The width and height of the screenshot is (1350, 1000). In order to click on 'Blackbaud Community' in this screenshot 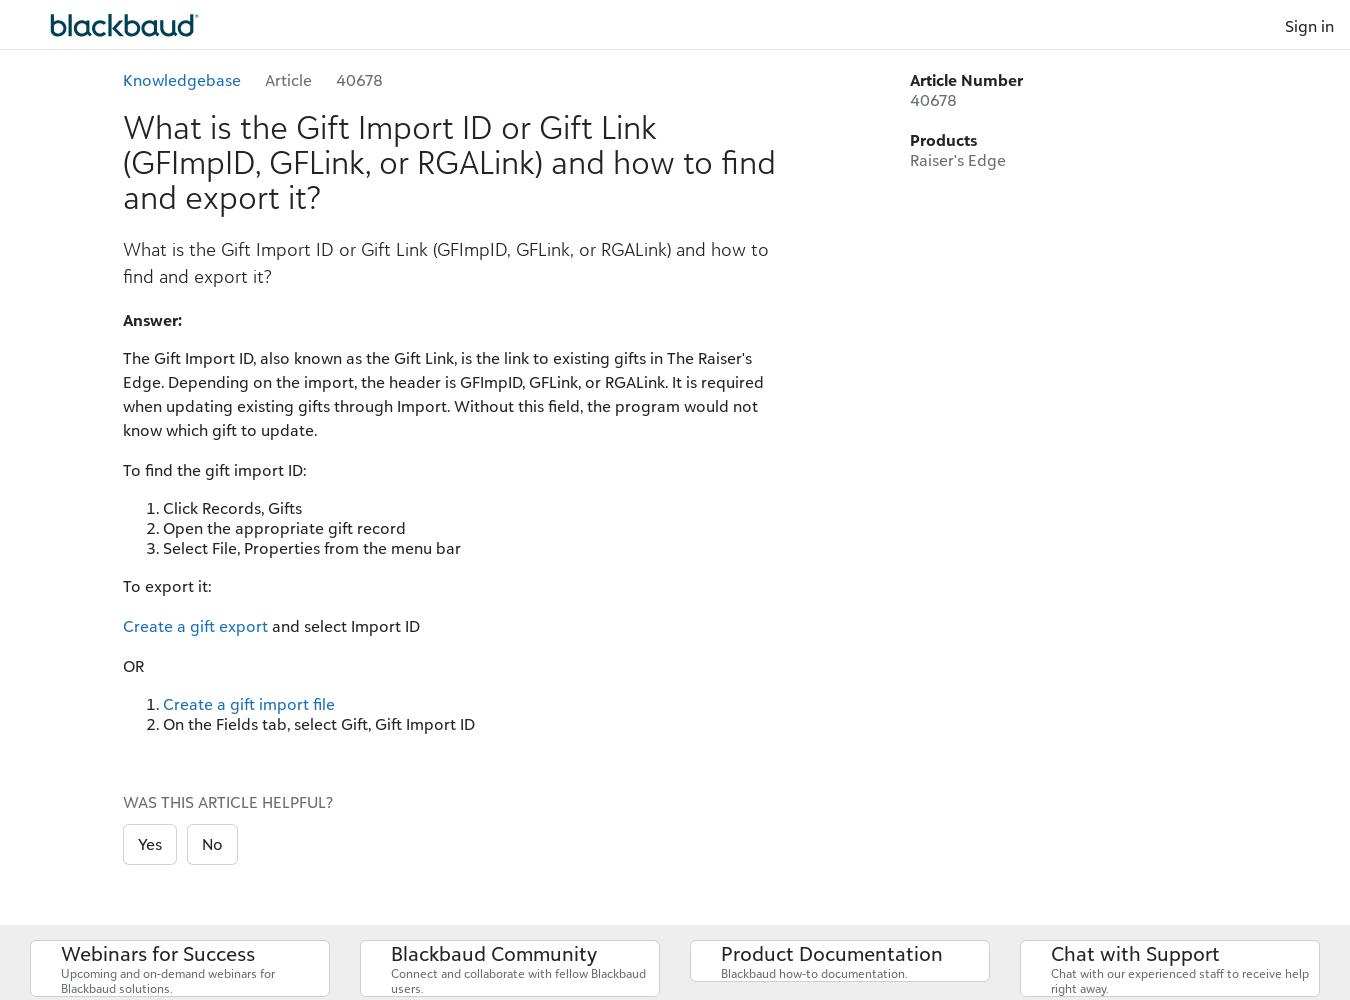, I will do `click(492, 952)`.